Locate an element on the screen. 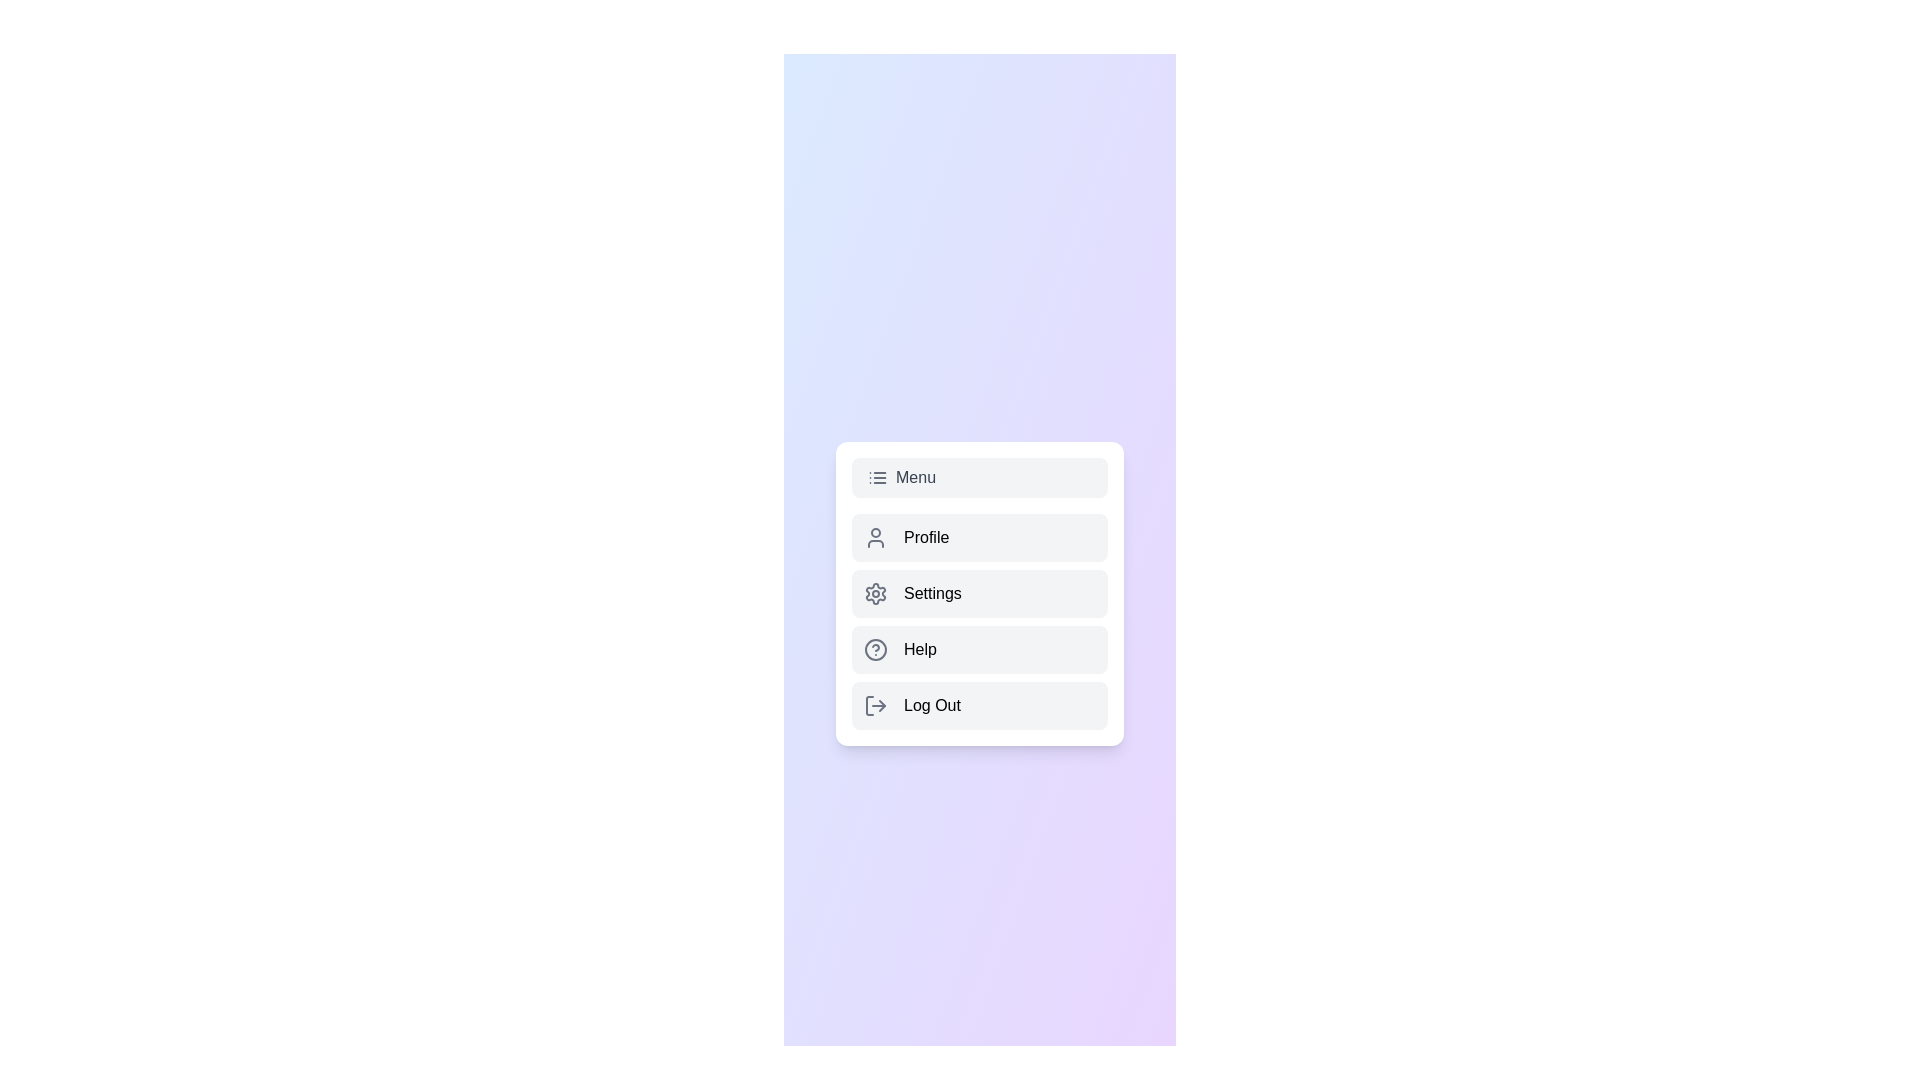 The width and height of the screenshot is (1920, 1080). the 'Help' button in the menu is located at coordinates (979, 650).